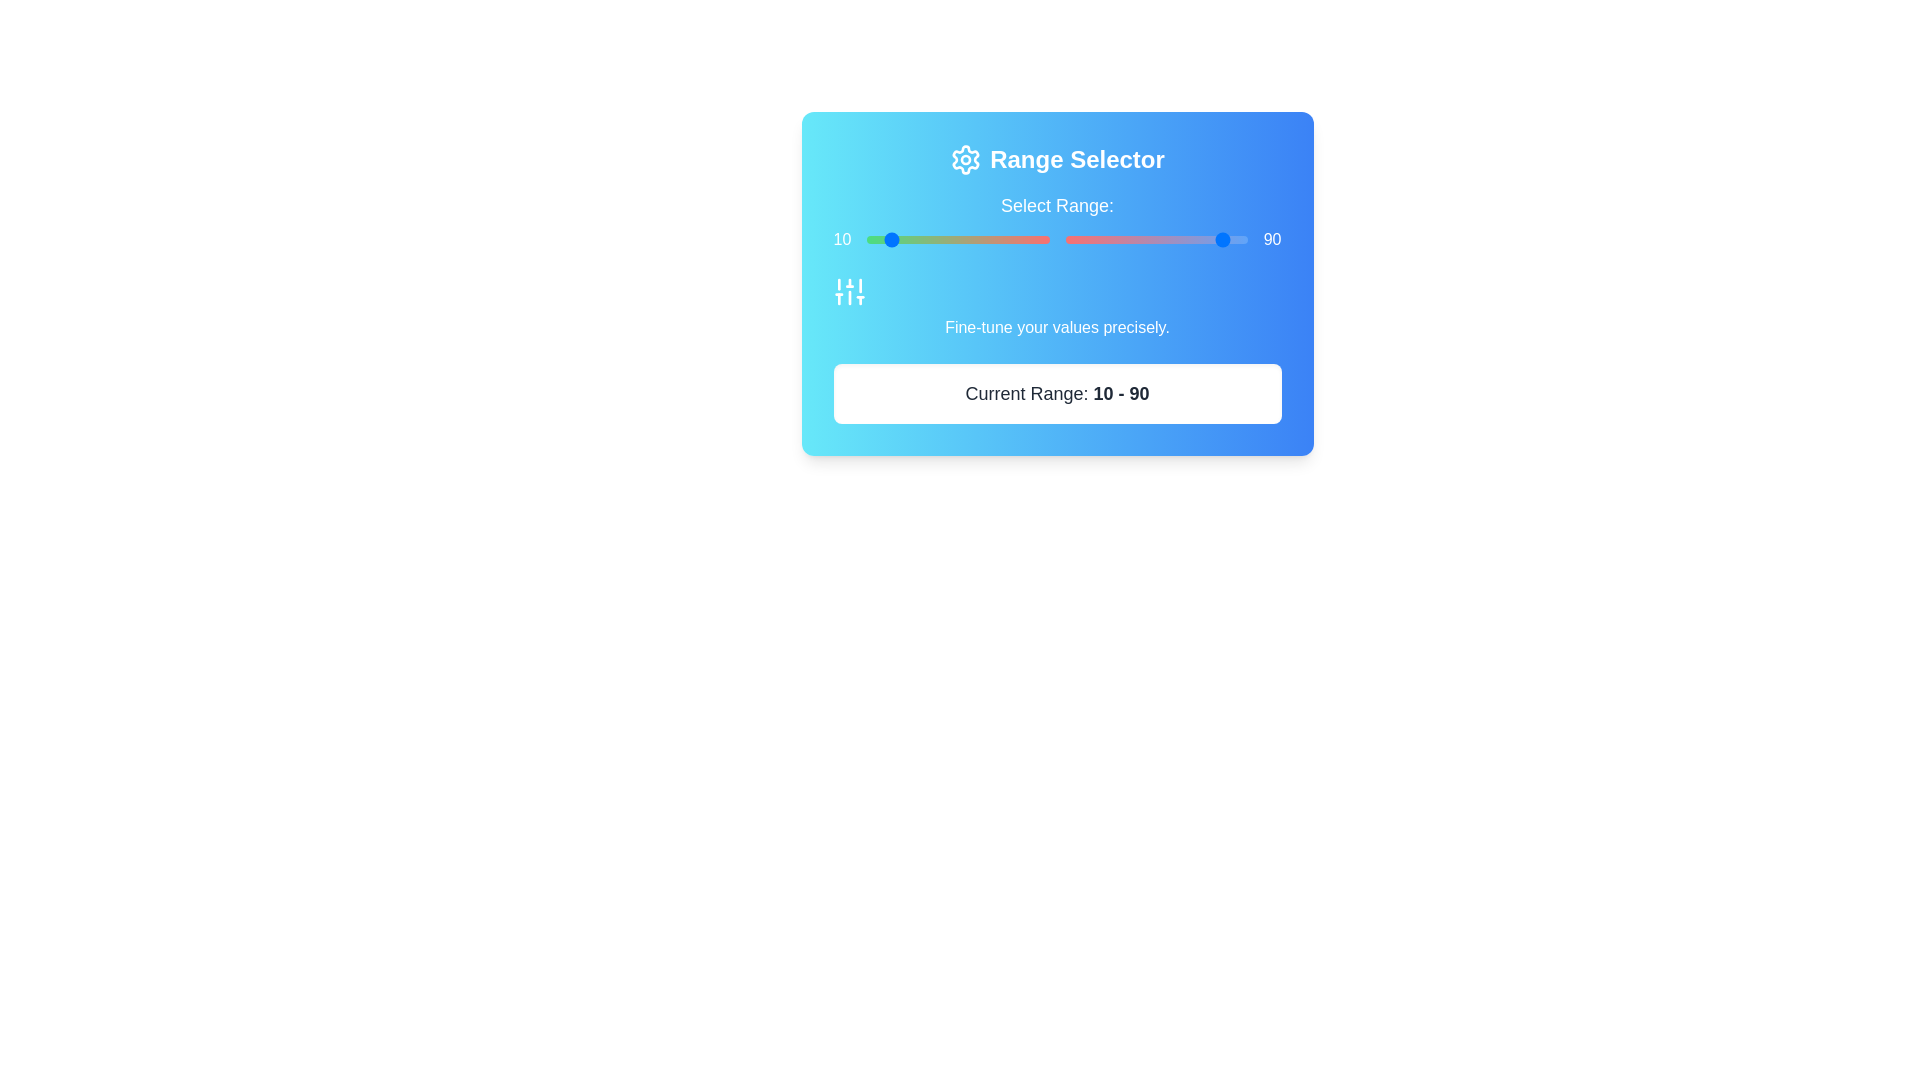  Describe the element at coordinates (1004, 238) in the screenshot. I see `the slider to set the value to 36` at that location.